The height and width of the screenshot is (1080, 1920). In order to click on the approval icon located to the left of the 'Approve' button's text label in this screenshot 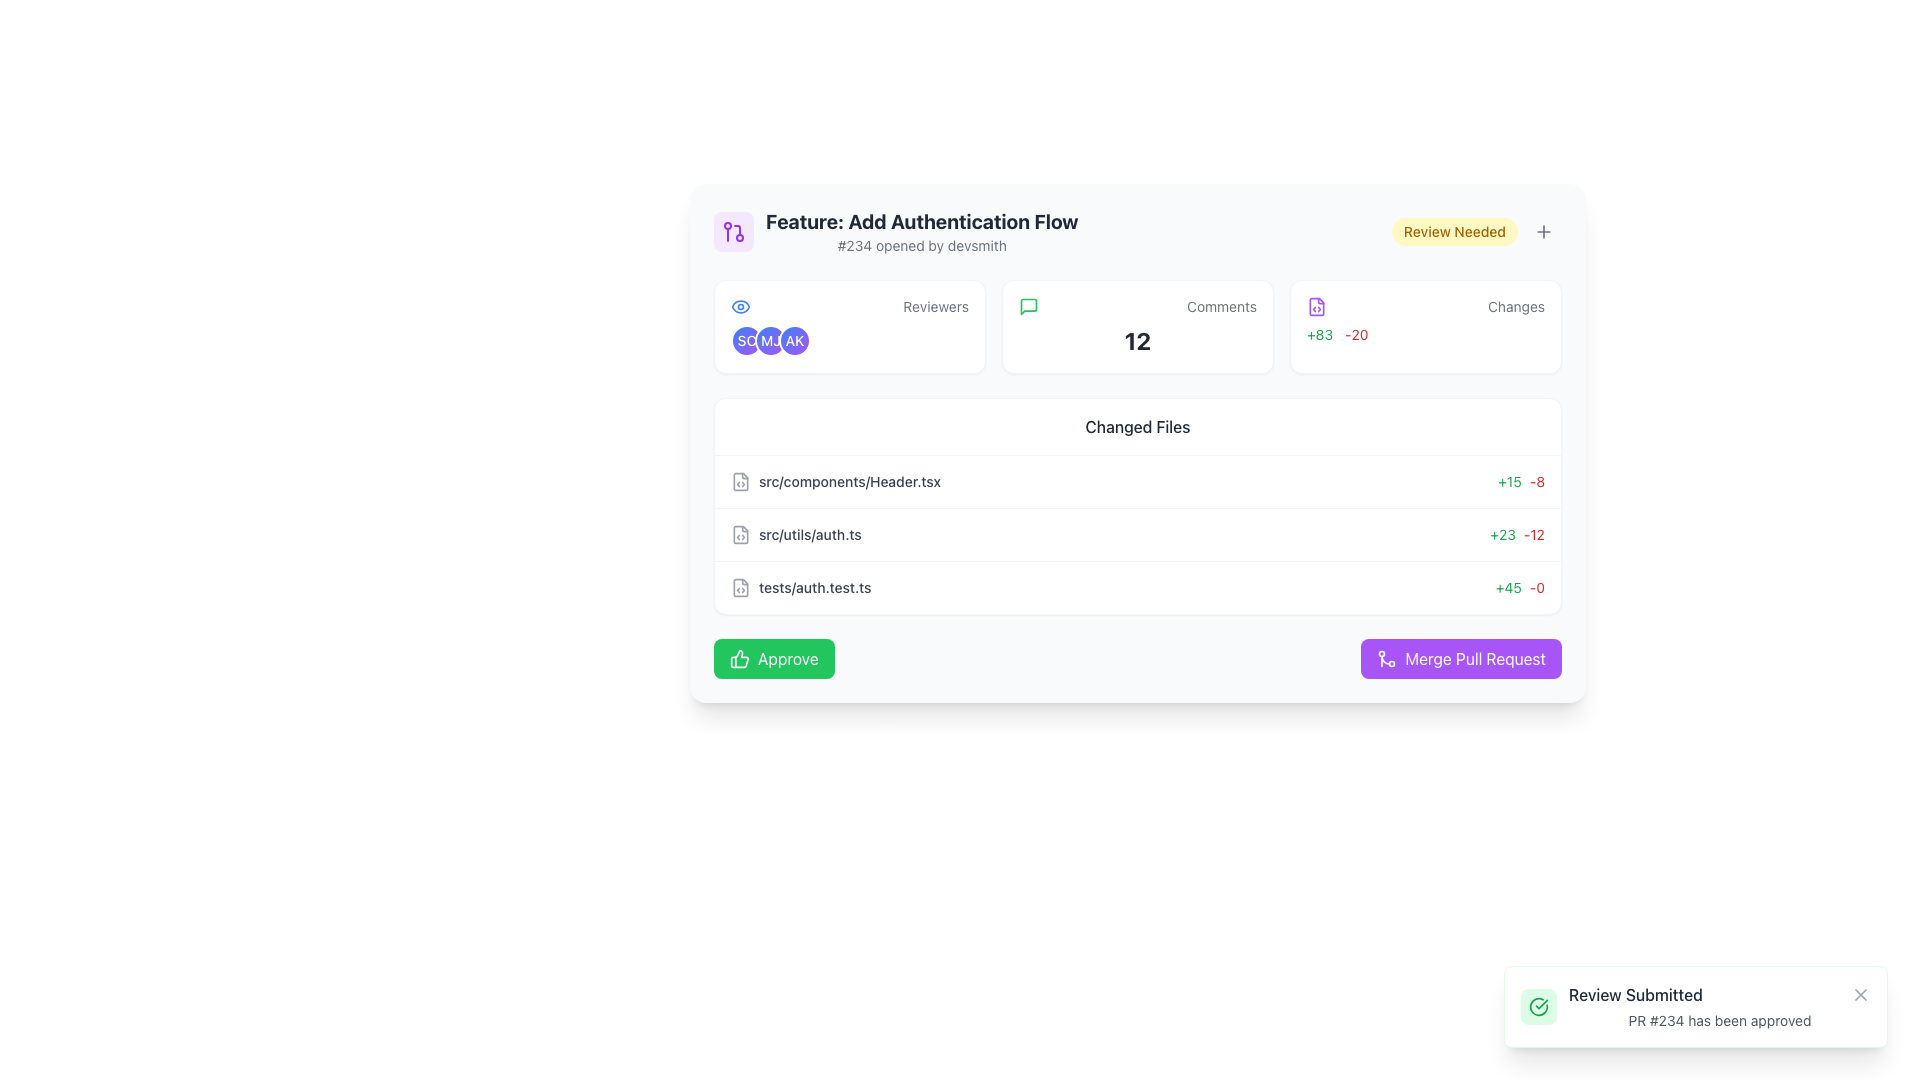, I will do `click(738, 659)`.